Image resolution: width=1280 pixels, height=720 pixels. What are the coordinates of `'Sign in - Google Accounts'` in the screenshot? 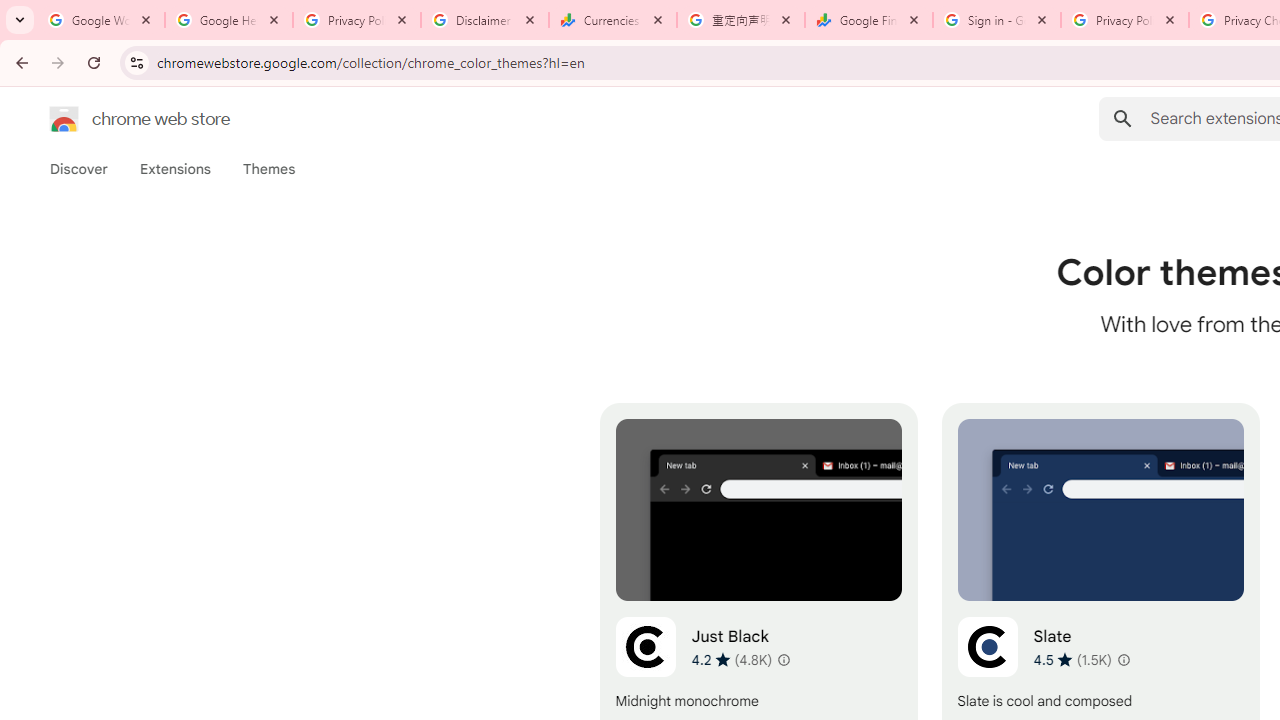 It's located at (997, 20).